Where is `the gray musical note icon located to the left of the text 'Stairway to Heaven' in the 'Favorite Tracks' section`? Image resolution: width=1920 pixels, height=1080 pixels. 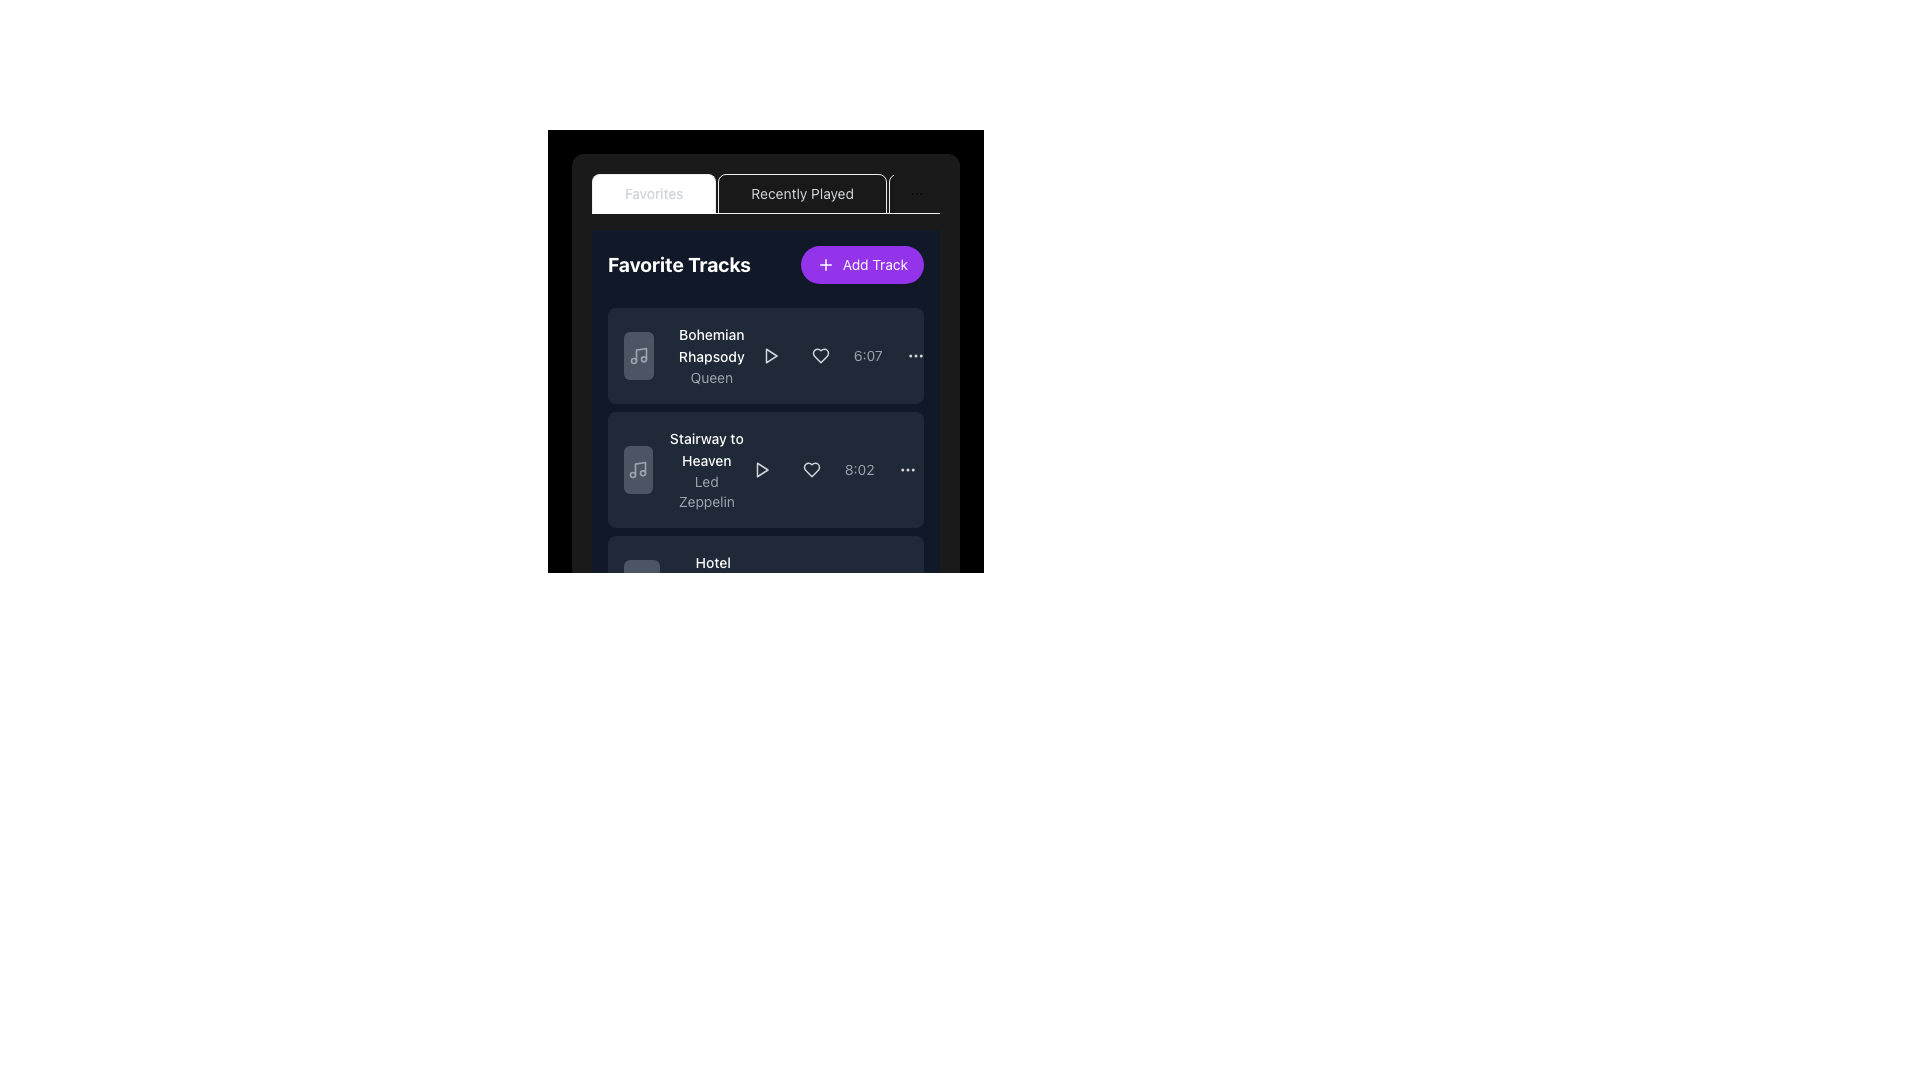 the gray musical note icon located to the left of the text 'Stairway to Heaven' in the 'Favorite Tracks' section is located at coordinates (637, 470).